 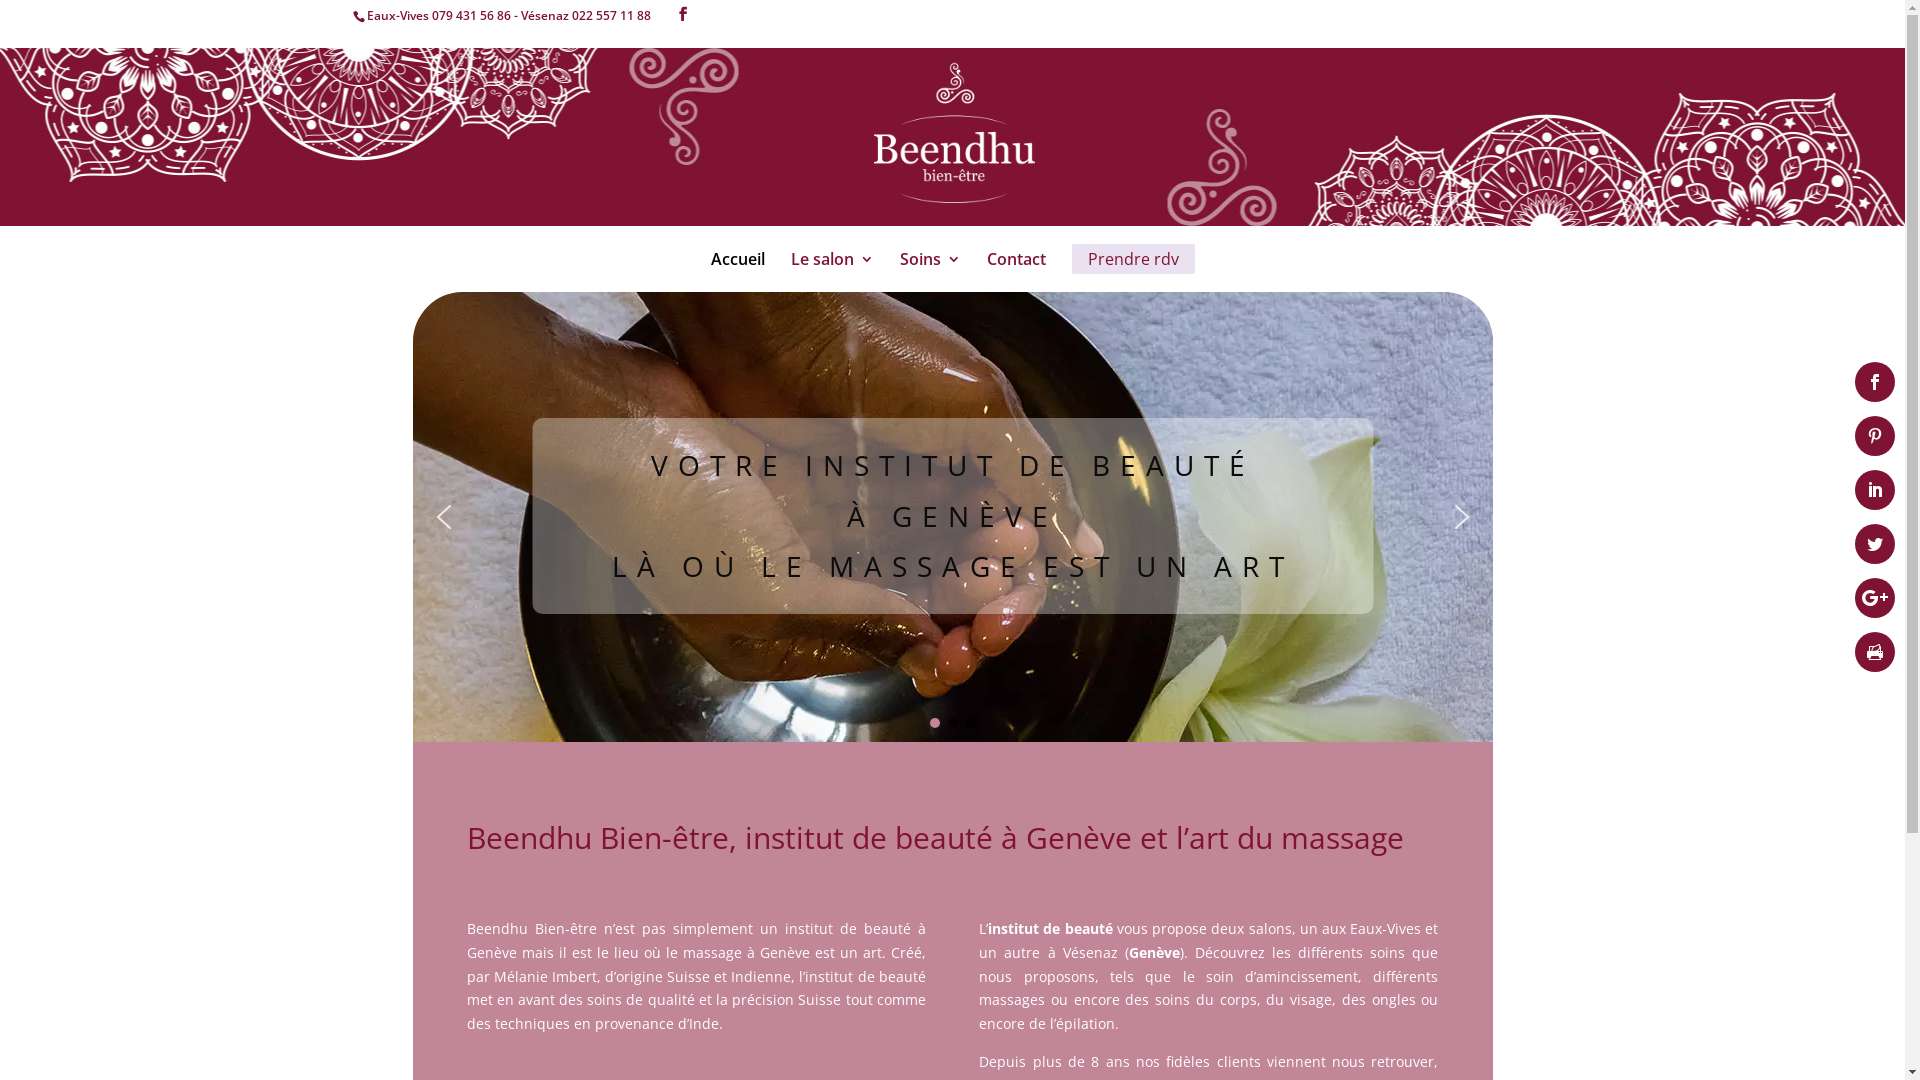 I want to click on 'Prendre rdv', so click(x=1133, y=273).